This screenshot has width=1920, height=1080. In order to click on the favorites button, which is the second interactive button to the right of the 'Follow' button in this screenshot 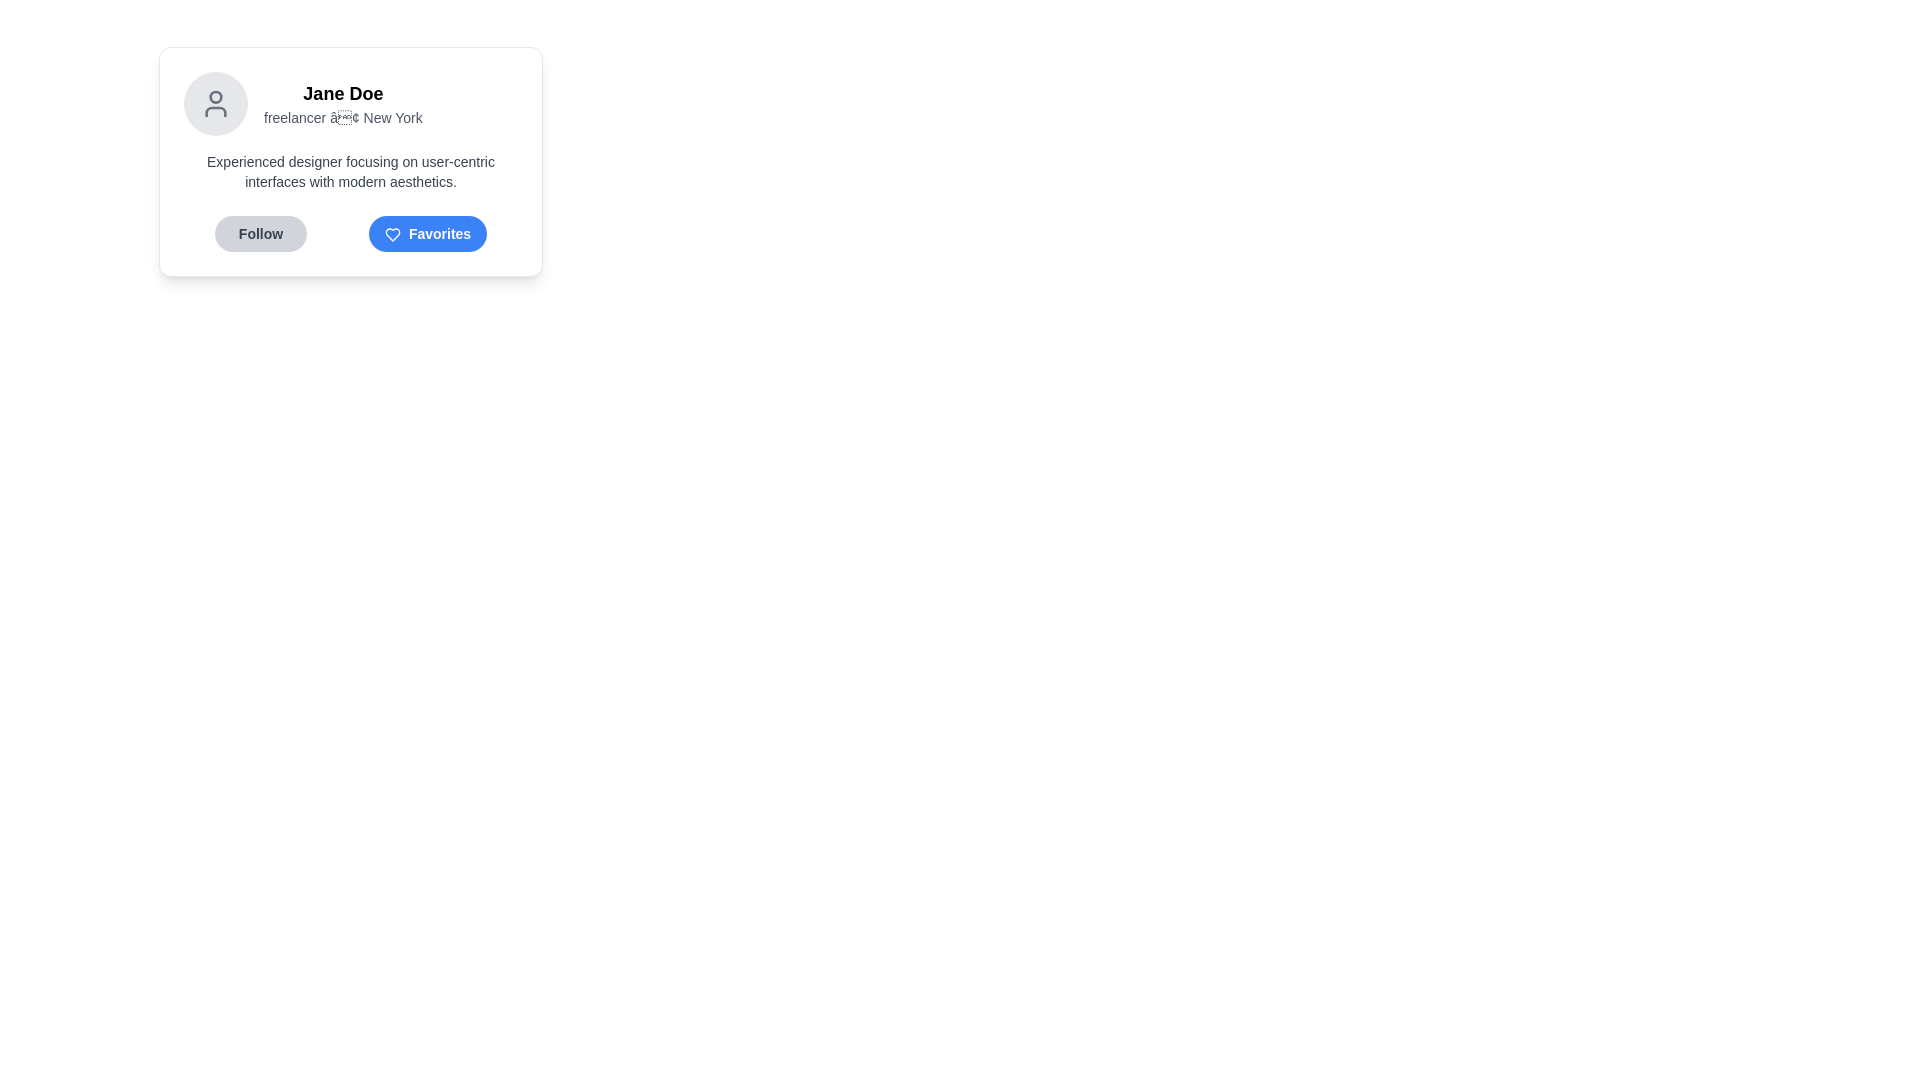, I will do `click(426, 233)`.